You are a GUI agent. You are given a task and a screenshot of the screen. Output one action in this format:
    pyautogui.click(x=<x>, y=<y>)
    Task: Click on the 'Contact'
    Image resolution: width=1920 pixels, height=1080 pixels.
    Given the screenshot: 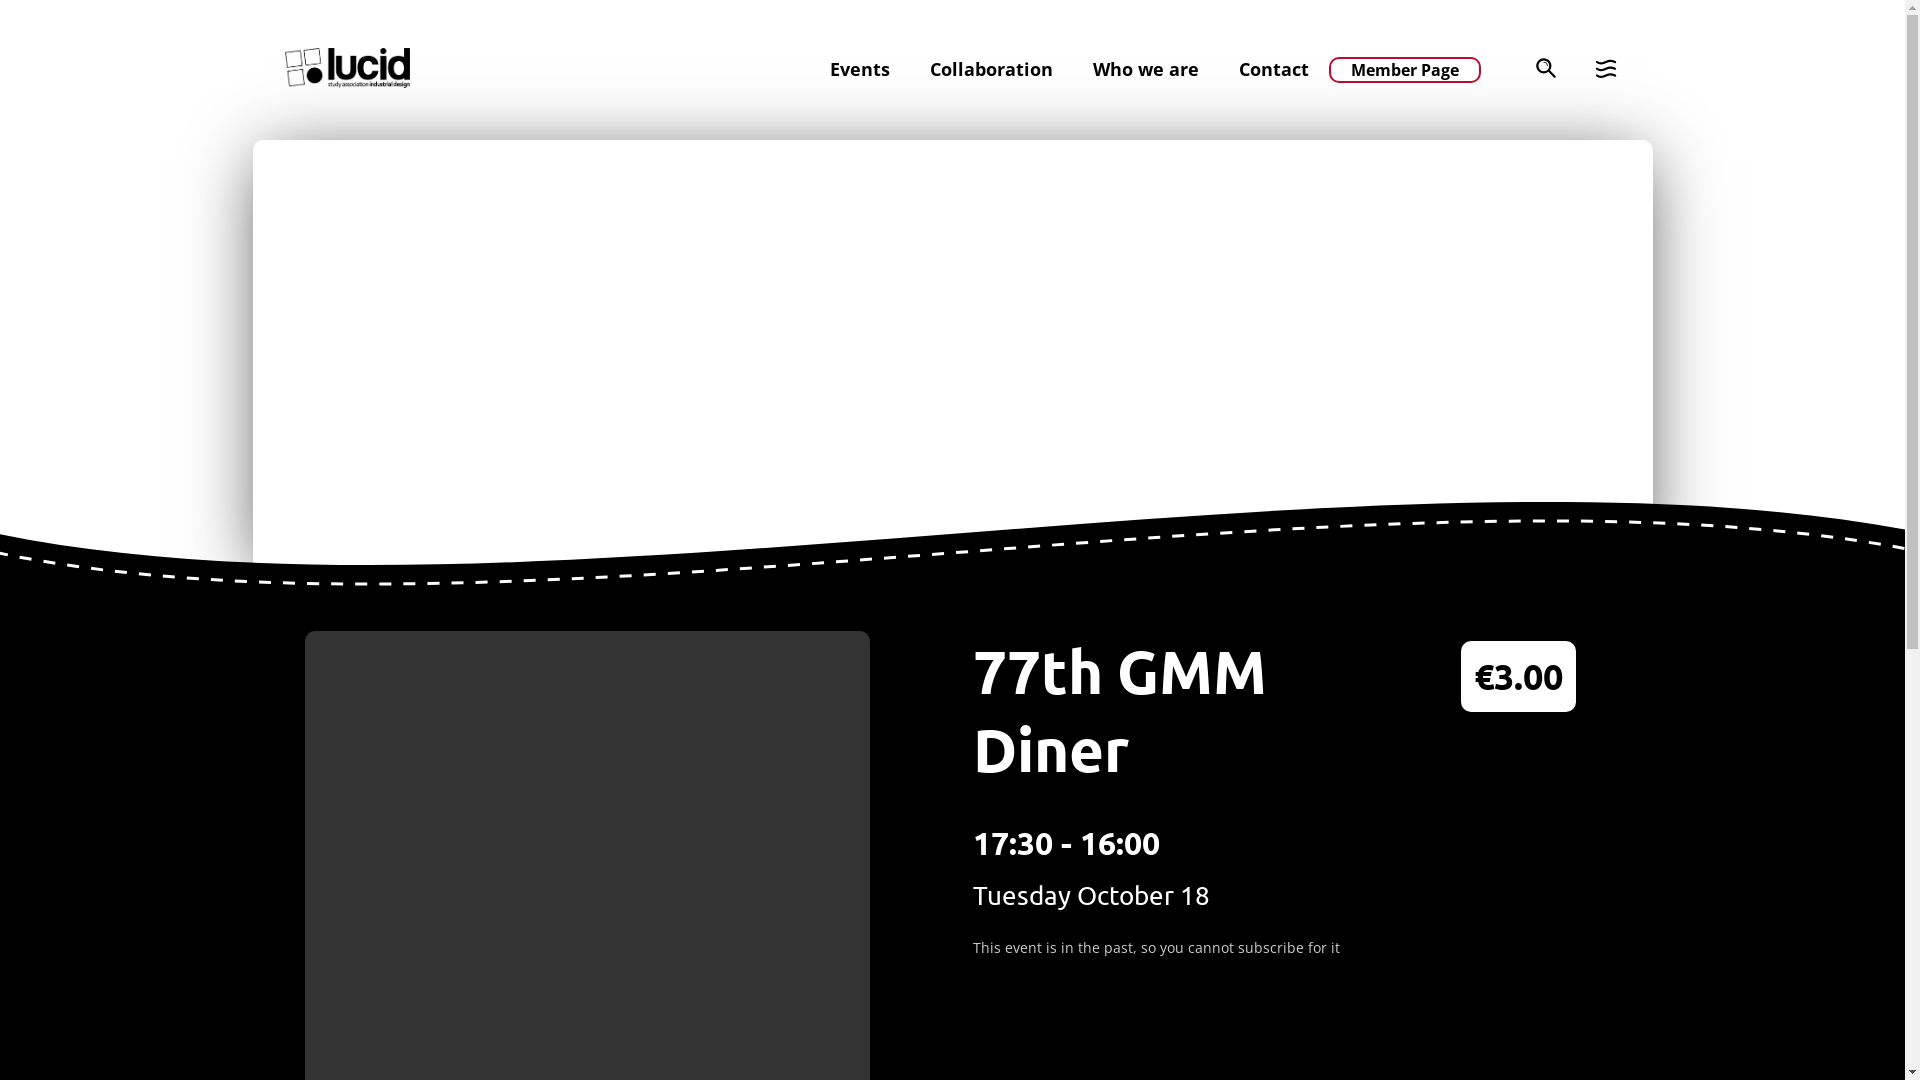 What is the action you would take?
    pyautogui.click(x=1271, y=68)
    